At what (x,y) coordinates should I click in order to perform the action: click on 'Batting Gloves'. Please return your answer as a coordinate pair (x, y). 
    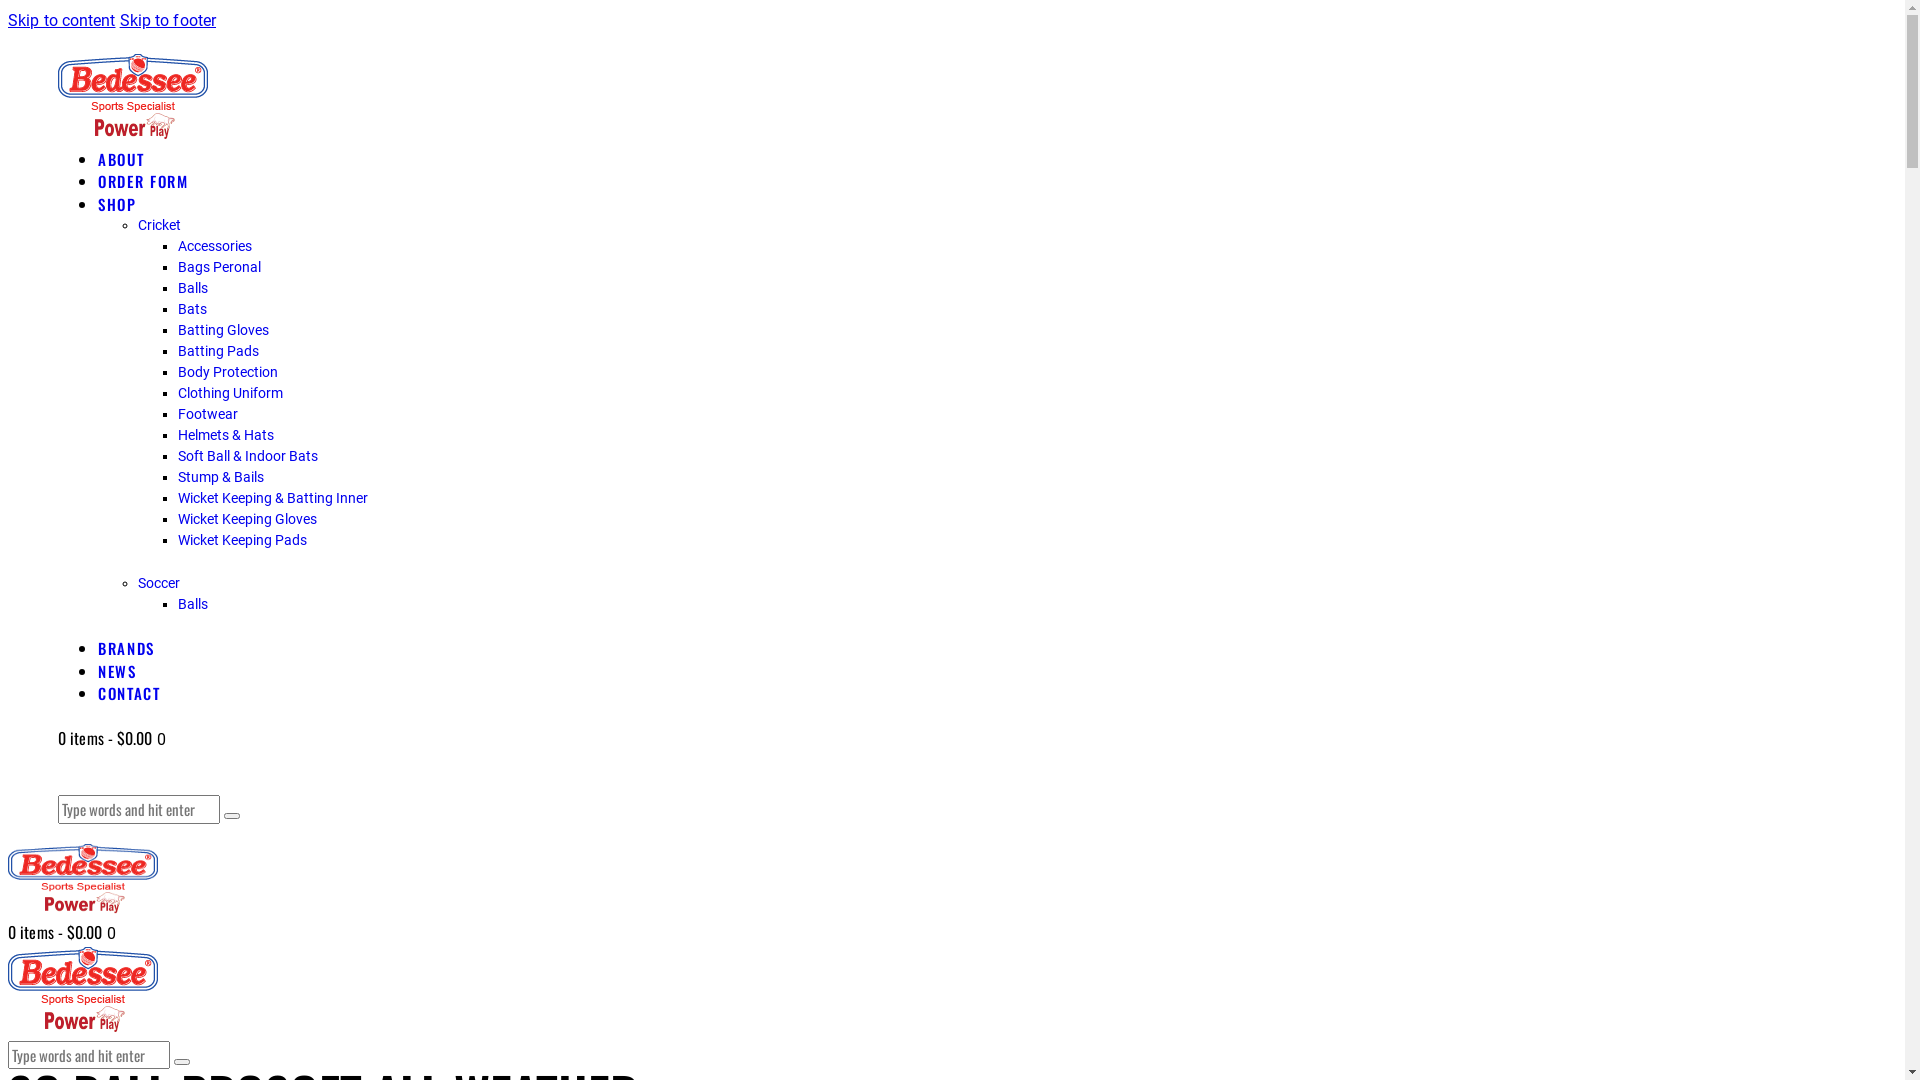
    Looking at the image, I should click on (223, 329).